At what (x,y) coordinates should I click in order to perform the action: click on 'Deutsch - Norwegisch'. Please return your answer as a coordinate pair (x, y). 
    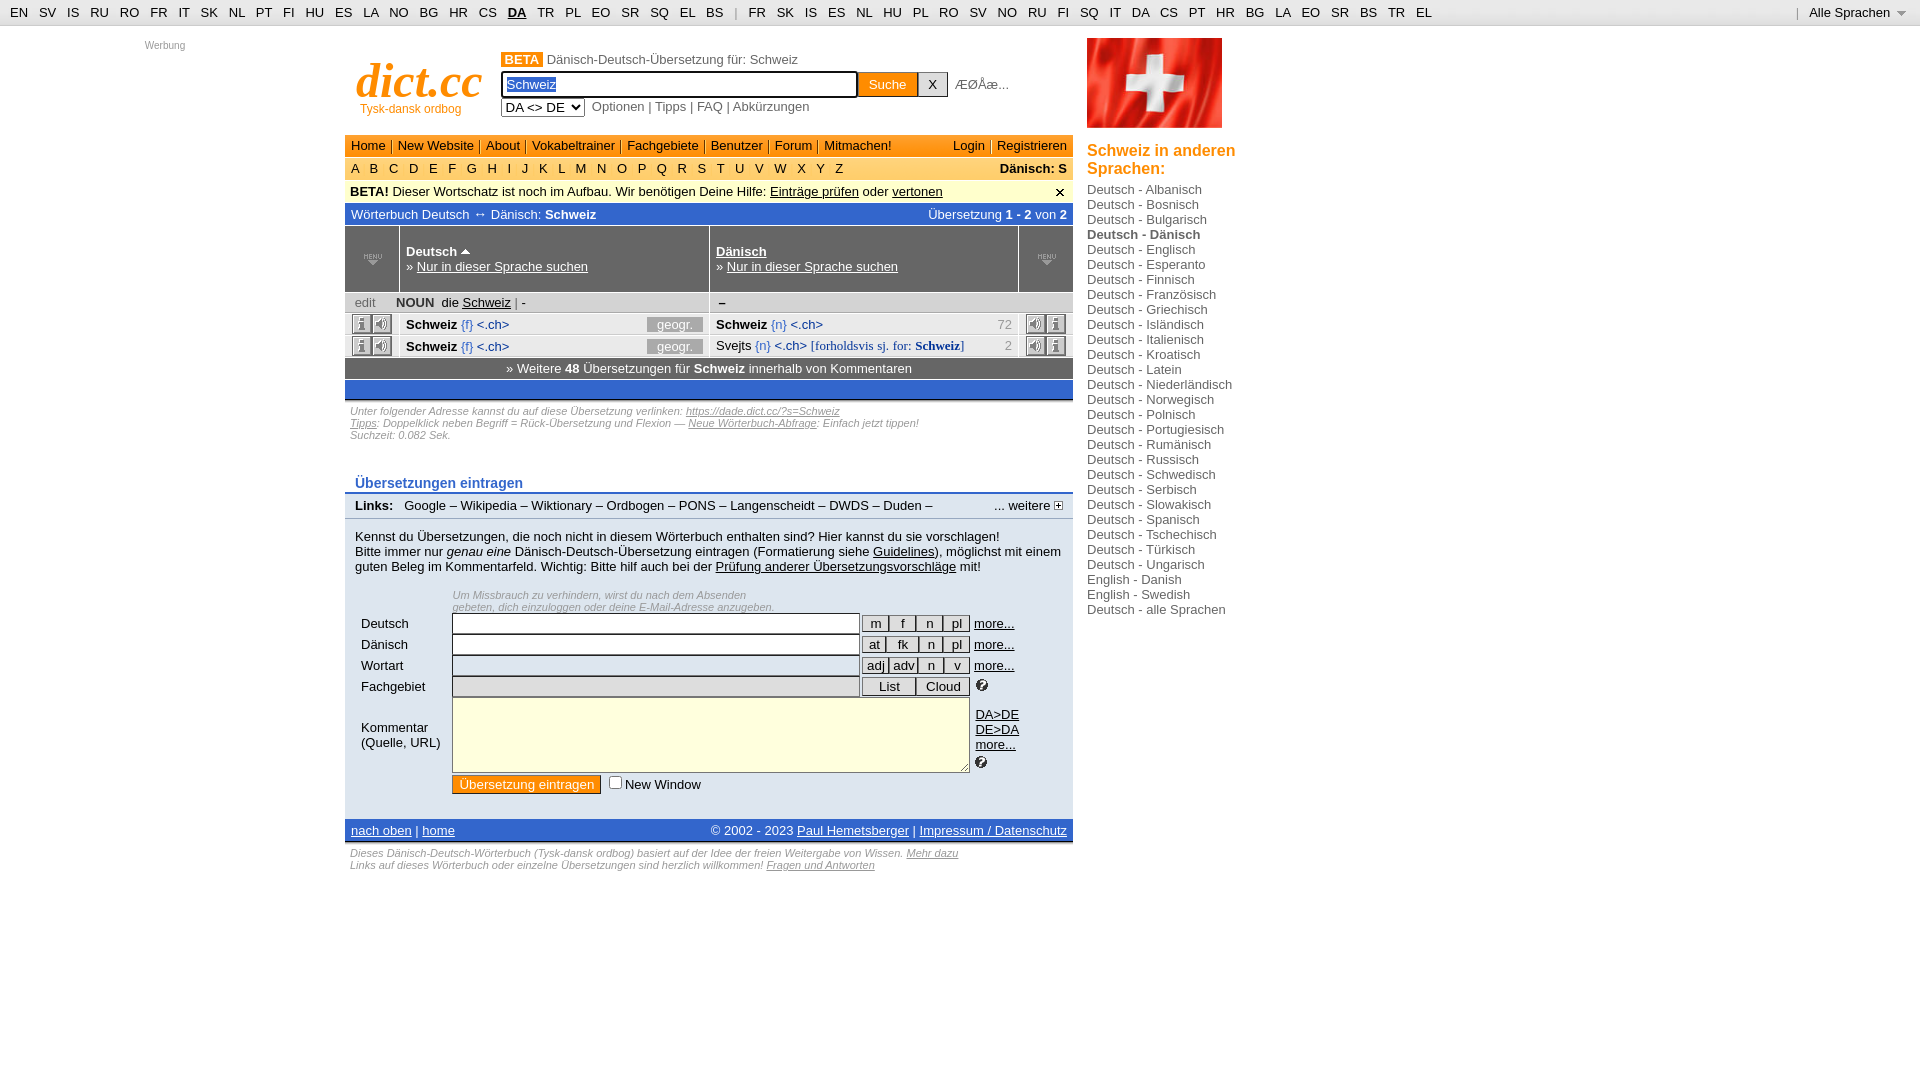
    Looking at the image, I should click on (1150, 399).